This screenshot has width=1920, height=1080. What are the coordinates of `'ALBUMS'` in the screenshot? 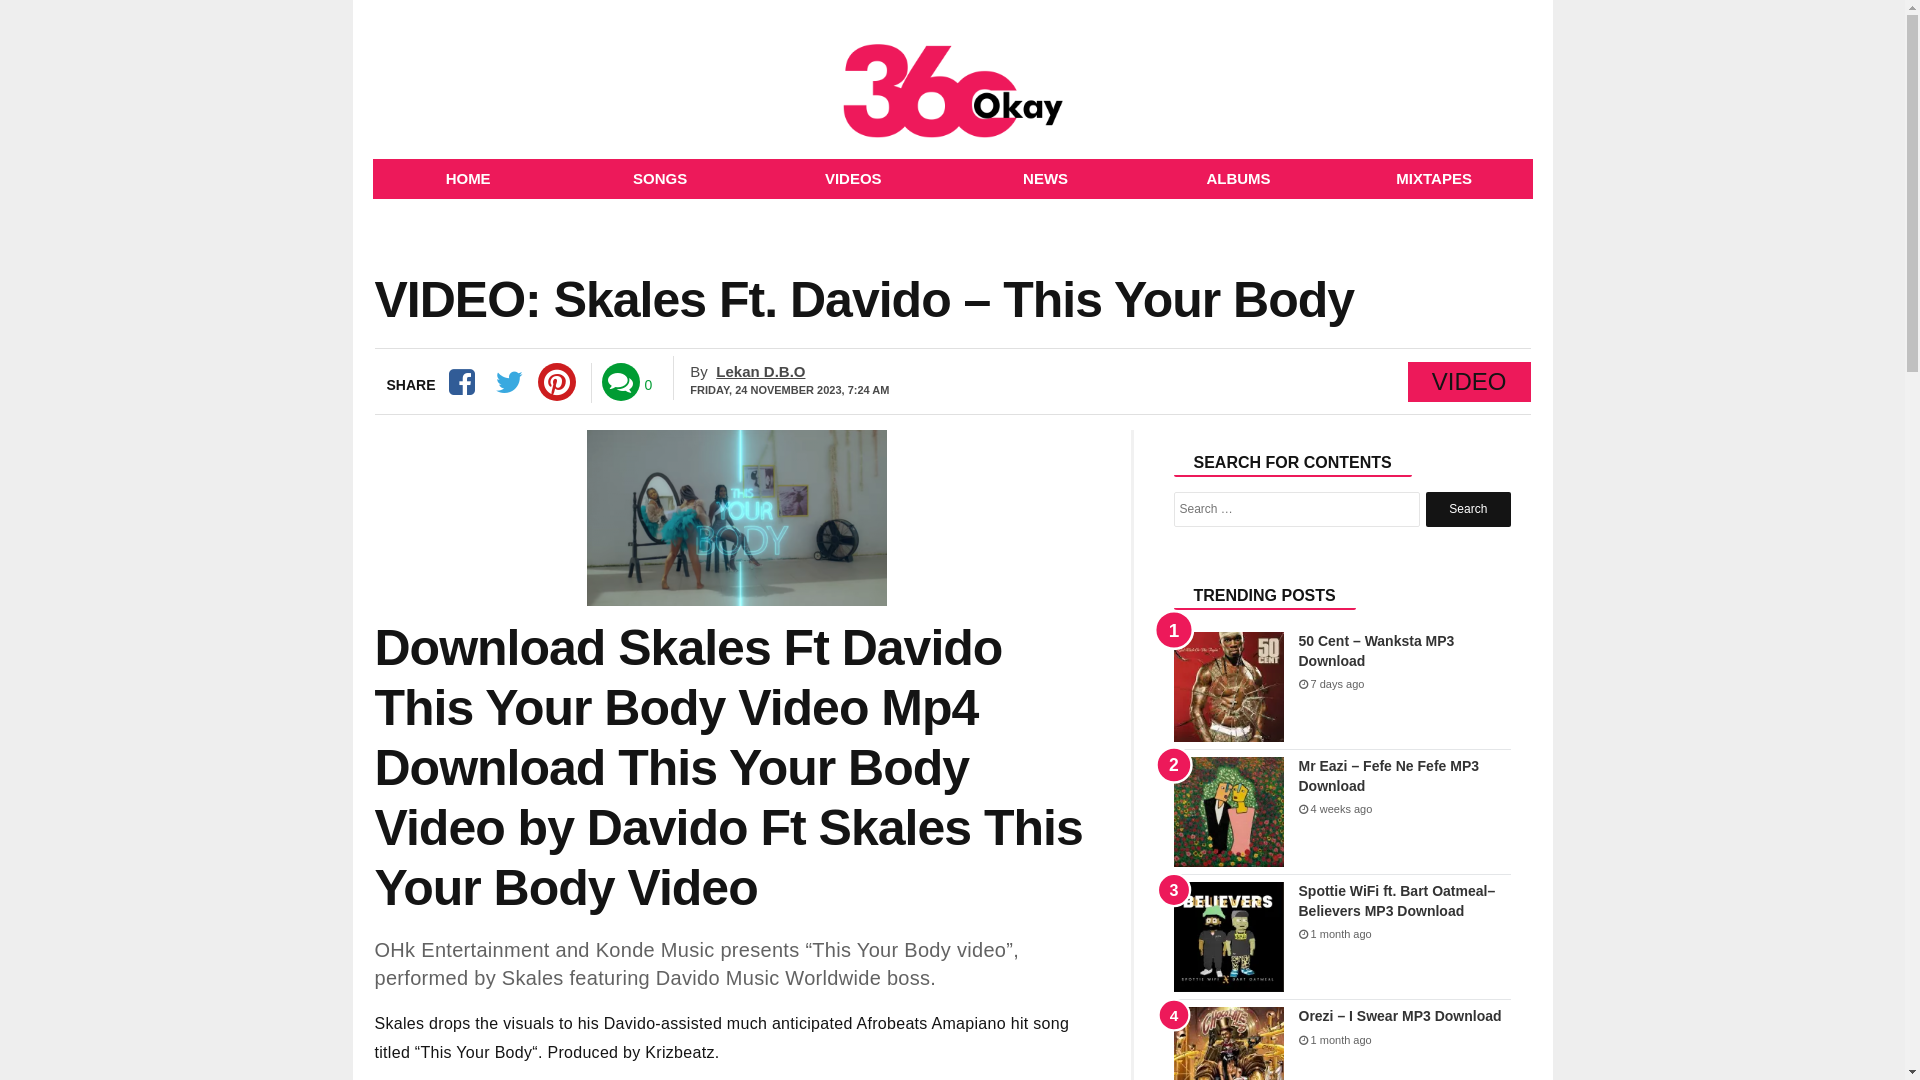 It's located at (1237, 177).